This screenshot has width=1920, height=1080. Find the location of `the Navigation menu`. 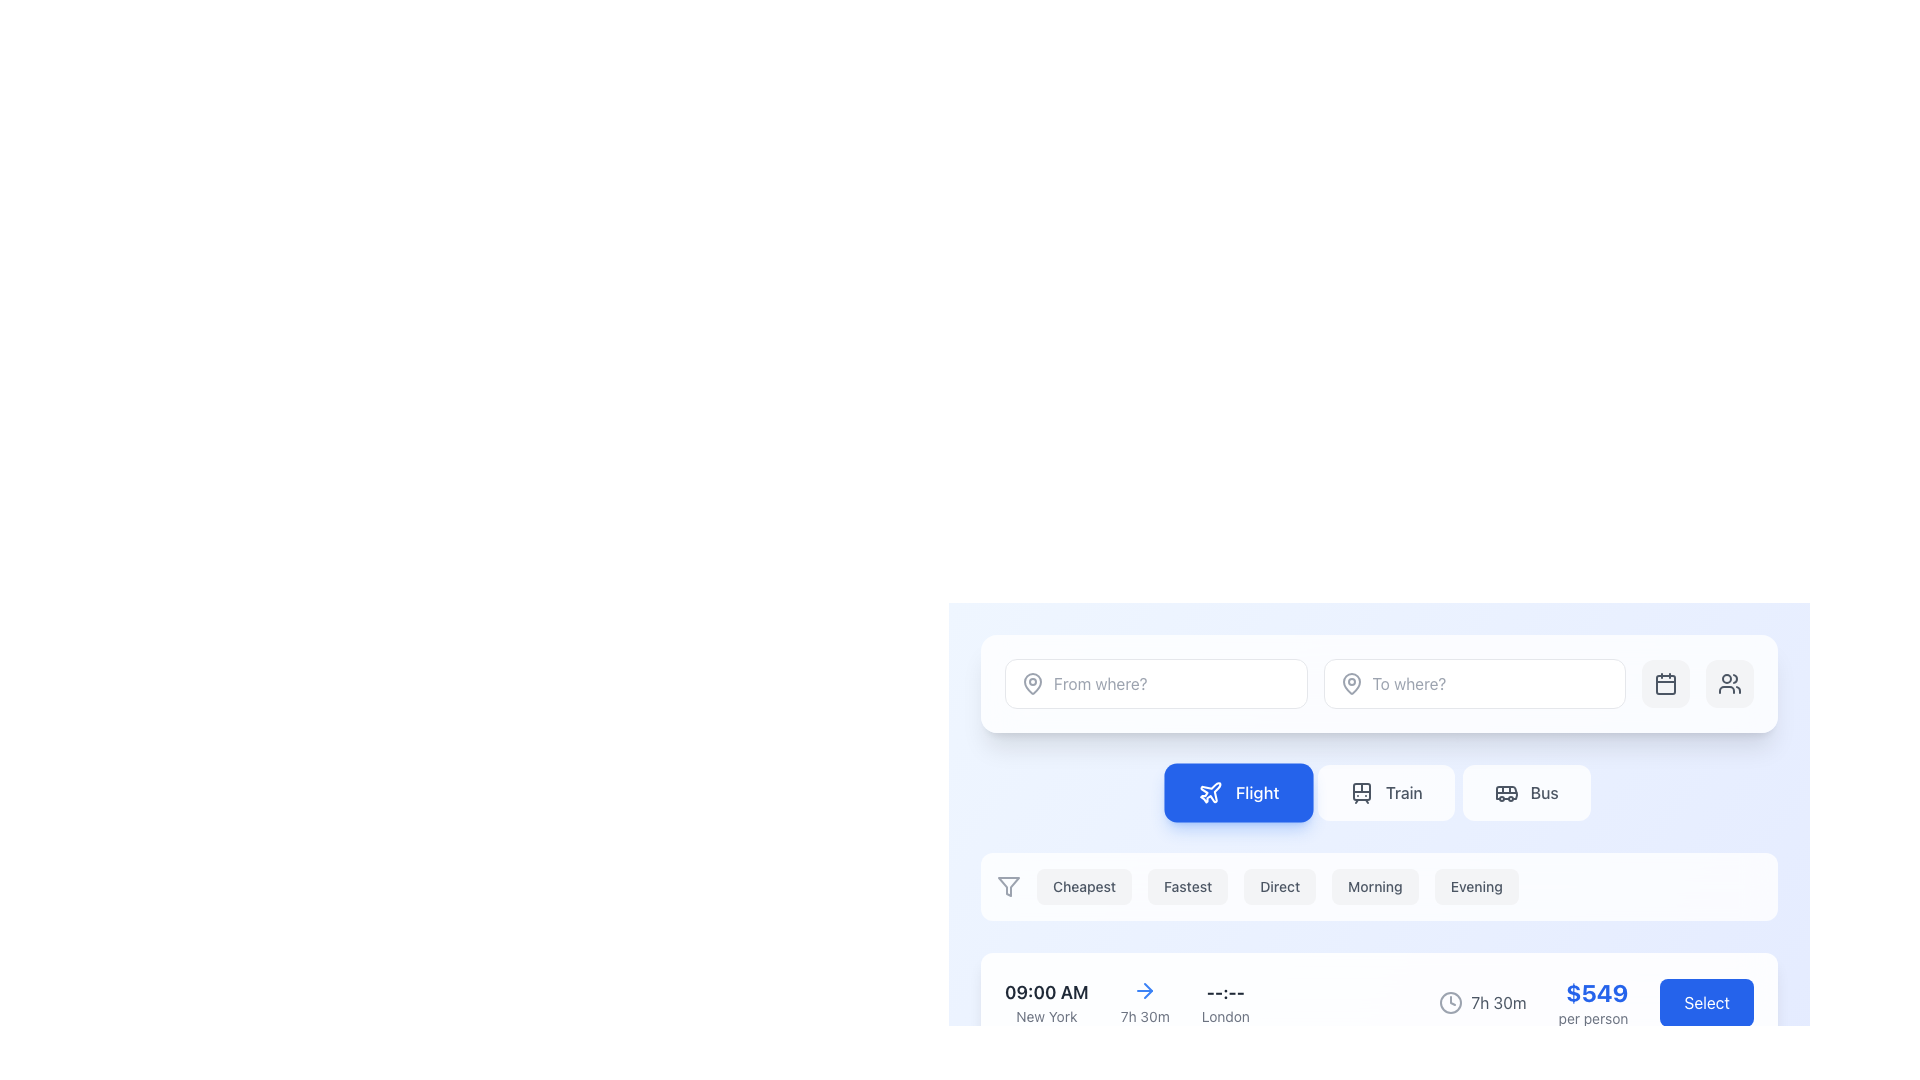

the Navigation menu is located at coordinates (1378, 792).